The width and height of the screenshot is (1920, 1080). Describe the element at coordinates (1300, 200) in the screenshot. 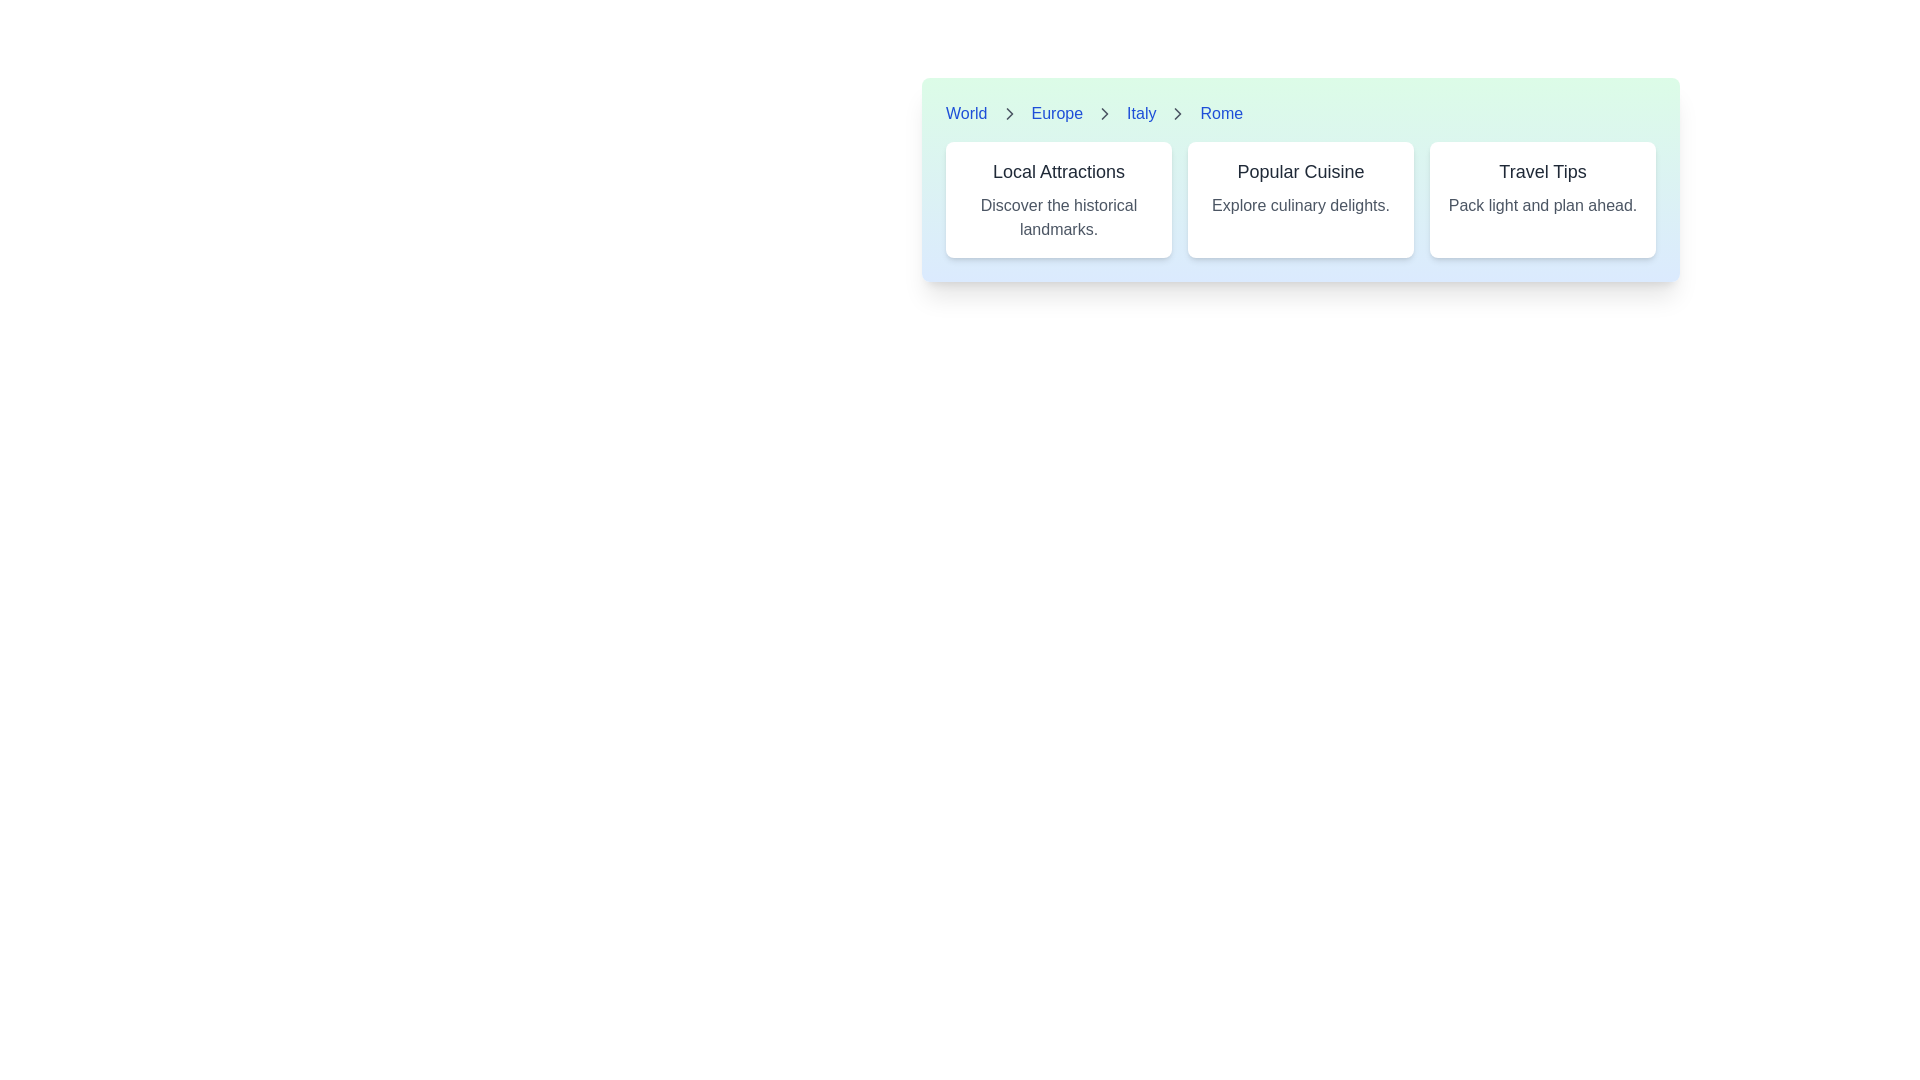

I see `the text on the Informational Card, which provides details about popular cuisine, located centrally between the 'Local Attractions' and 'Travel Tips' cards in the three-column grid layout` at that location.